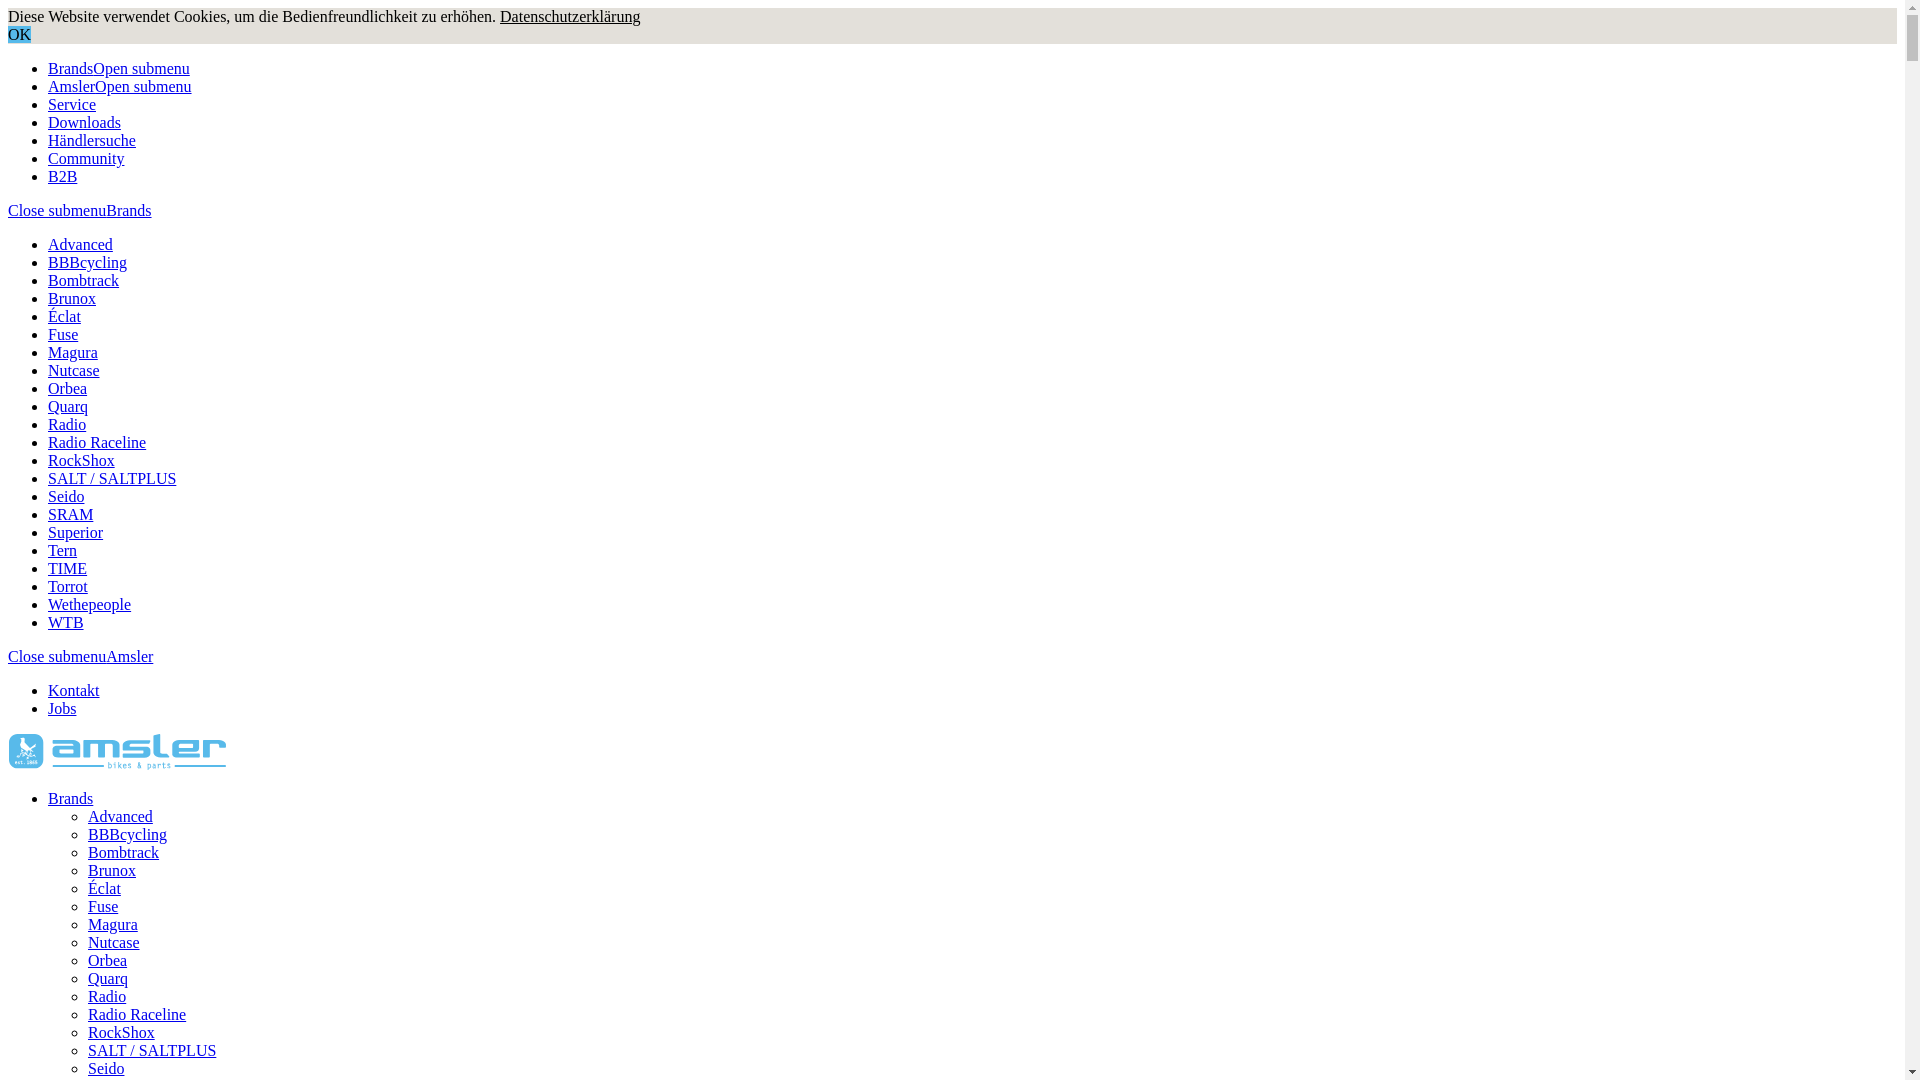  I want to click on 'SALT / SALTPLUS', so click(110, 478).